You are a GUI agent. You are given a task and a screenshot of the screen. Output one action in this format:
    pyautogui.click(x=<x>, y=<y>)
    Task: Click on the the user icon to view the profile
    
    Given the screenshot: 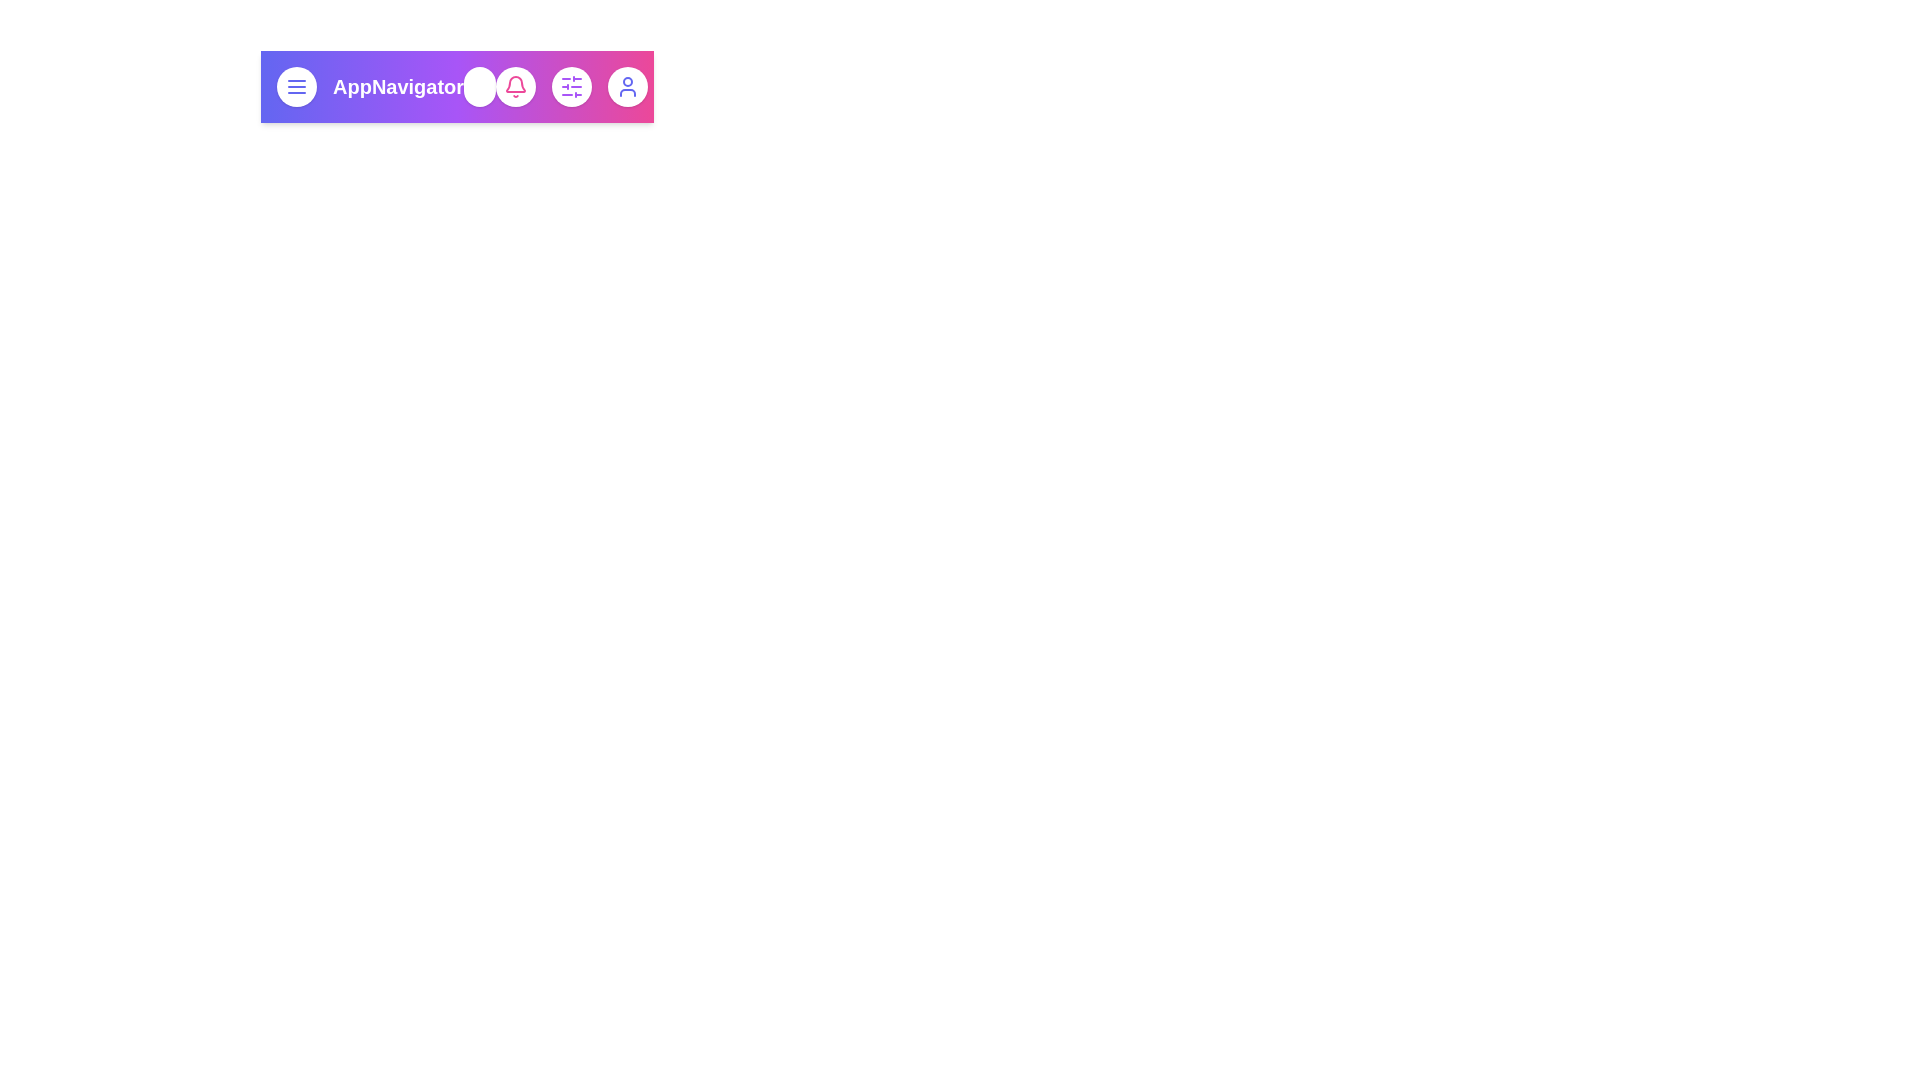 What is the action you would take?
    pyautogui.click(x=627, y=86)
    